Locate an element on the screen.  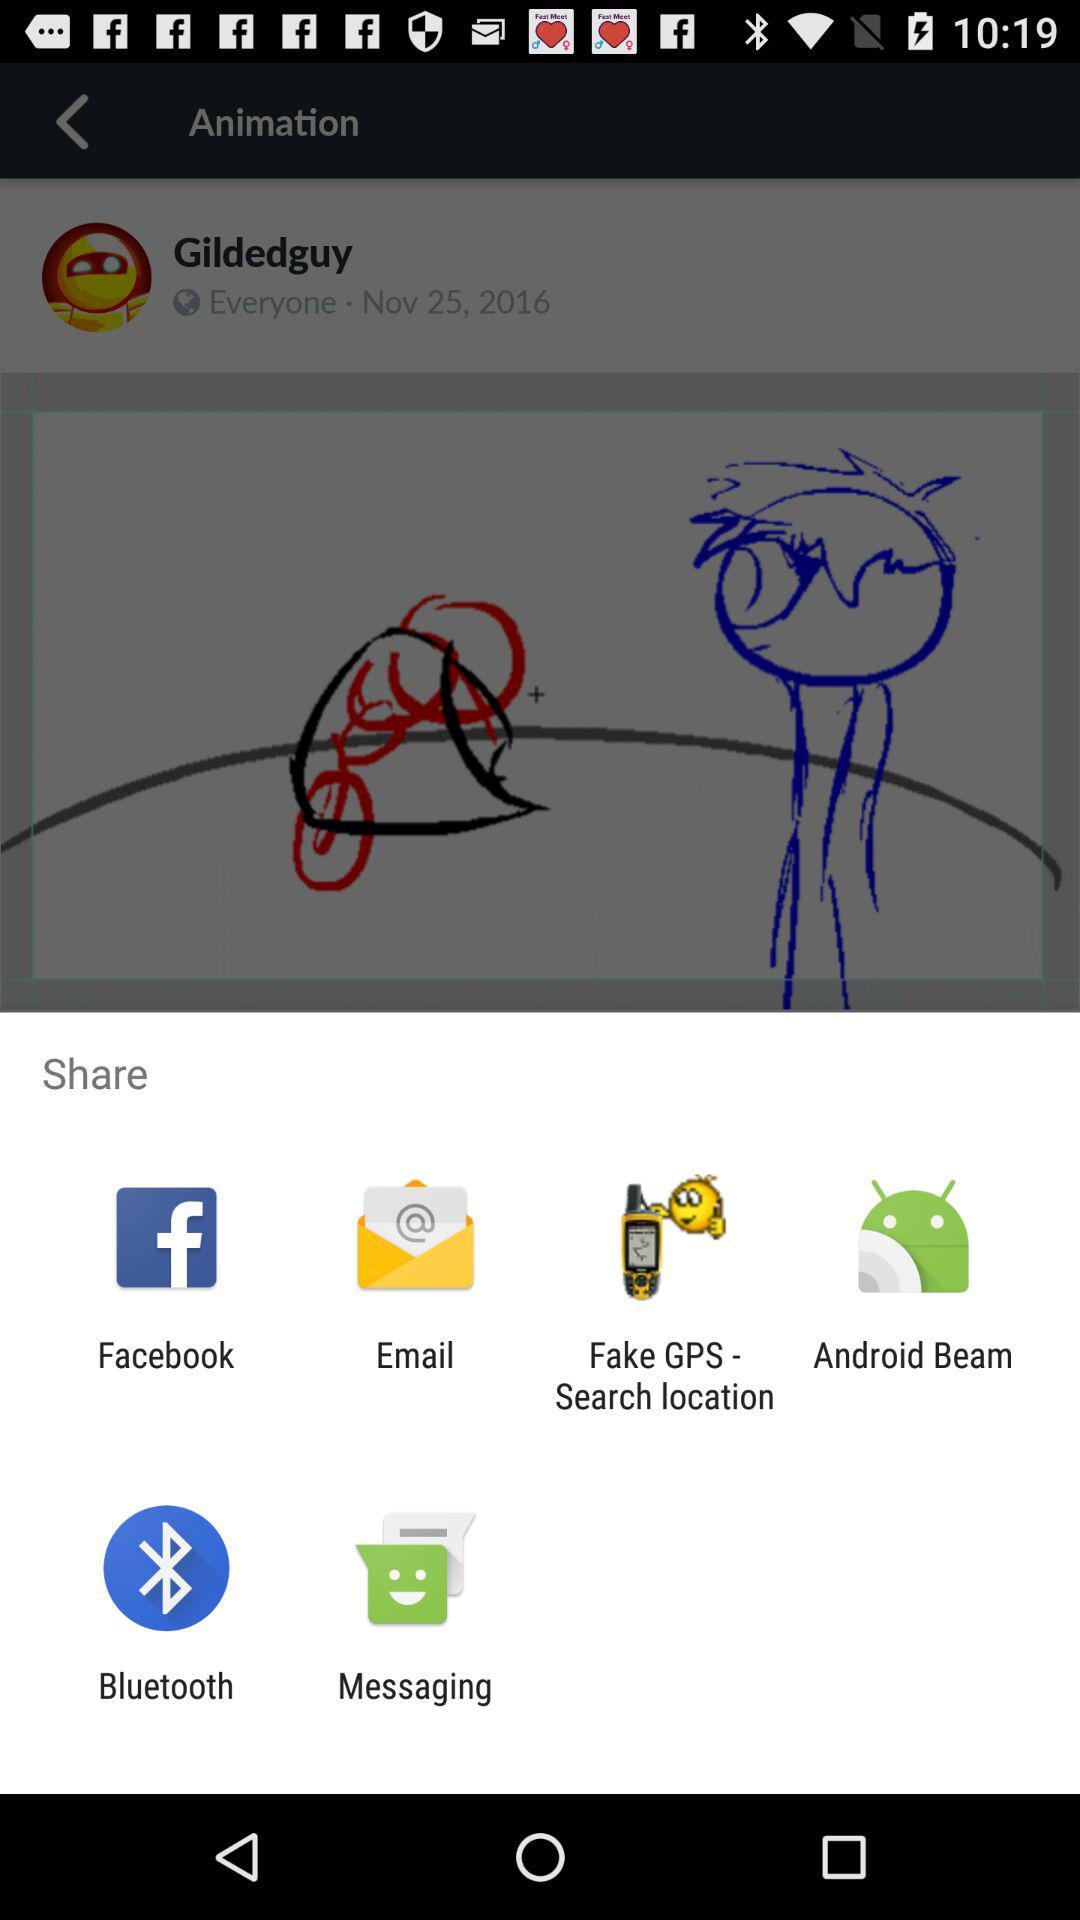
the bluetooth is located at coordinates (165, 1705).